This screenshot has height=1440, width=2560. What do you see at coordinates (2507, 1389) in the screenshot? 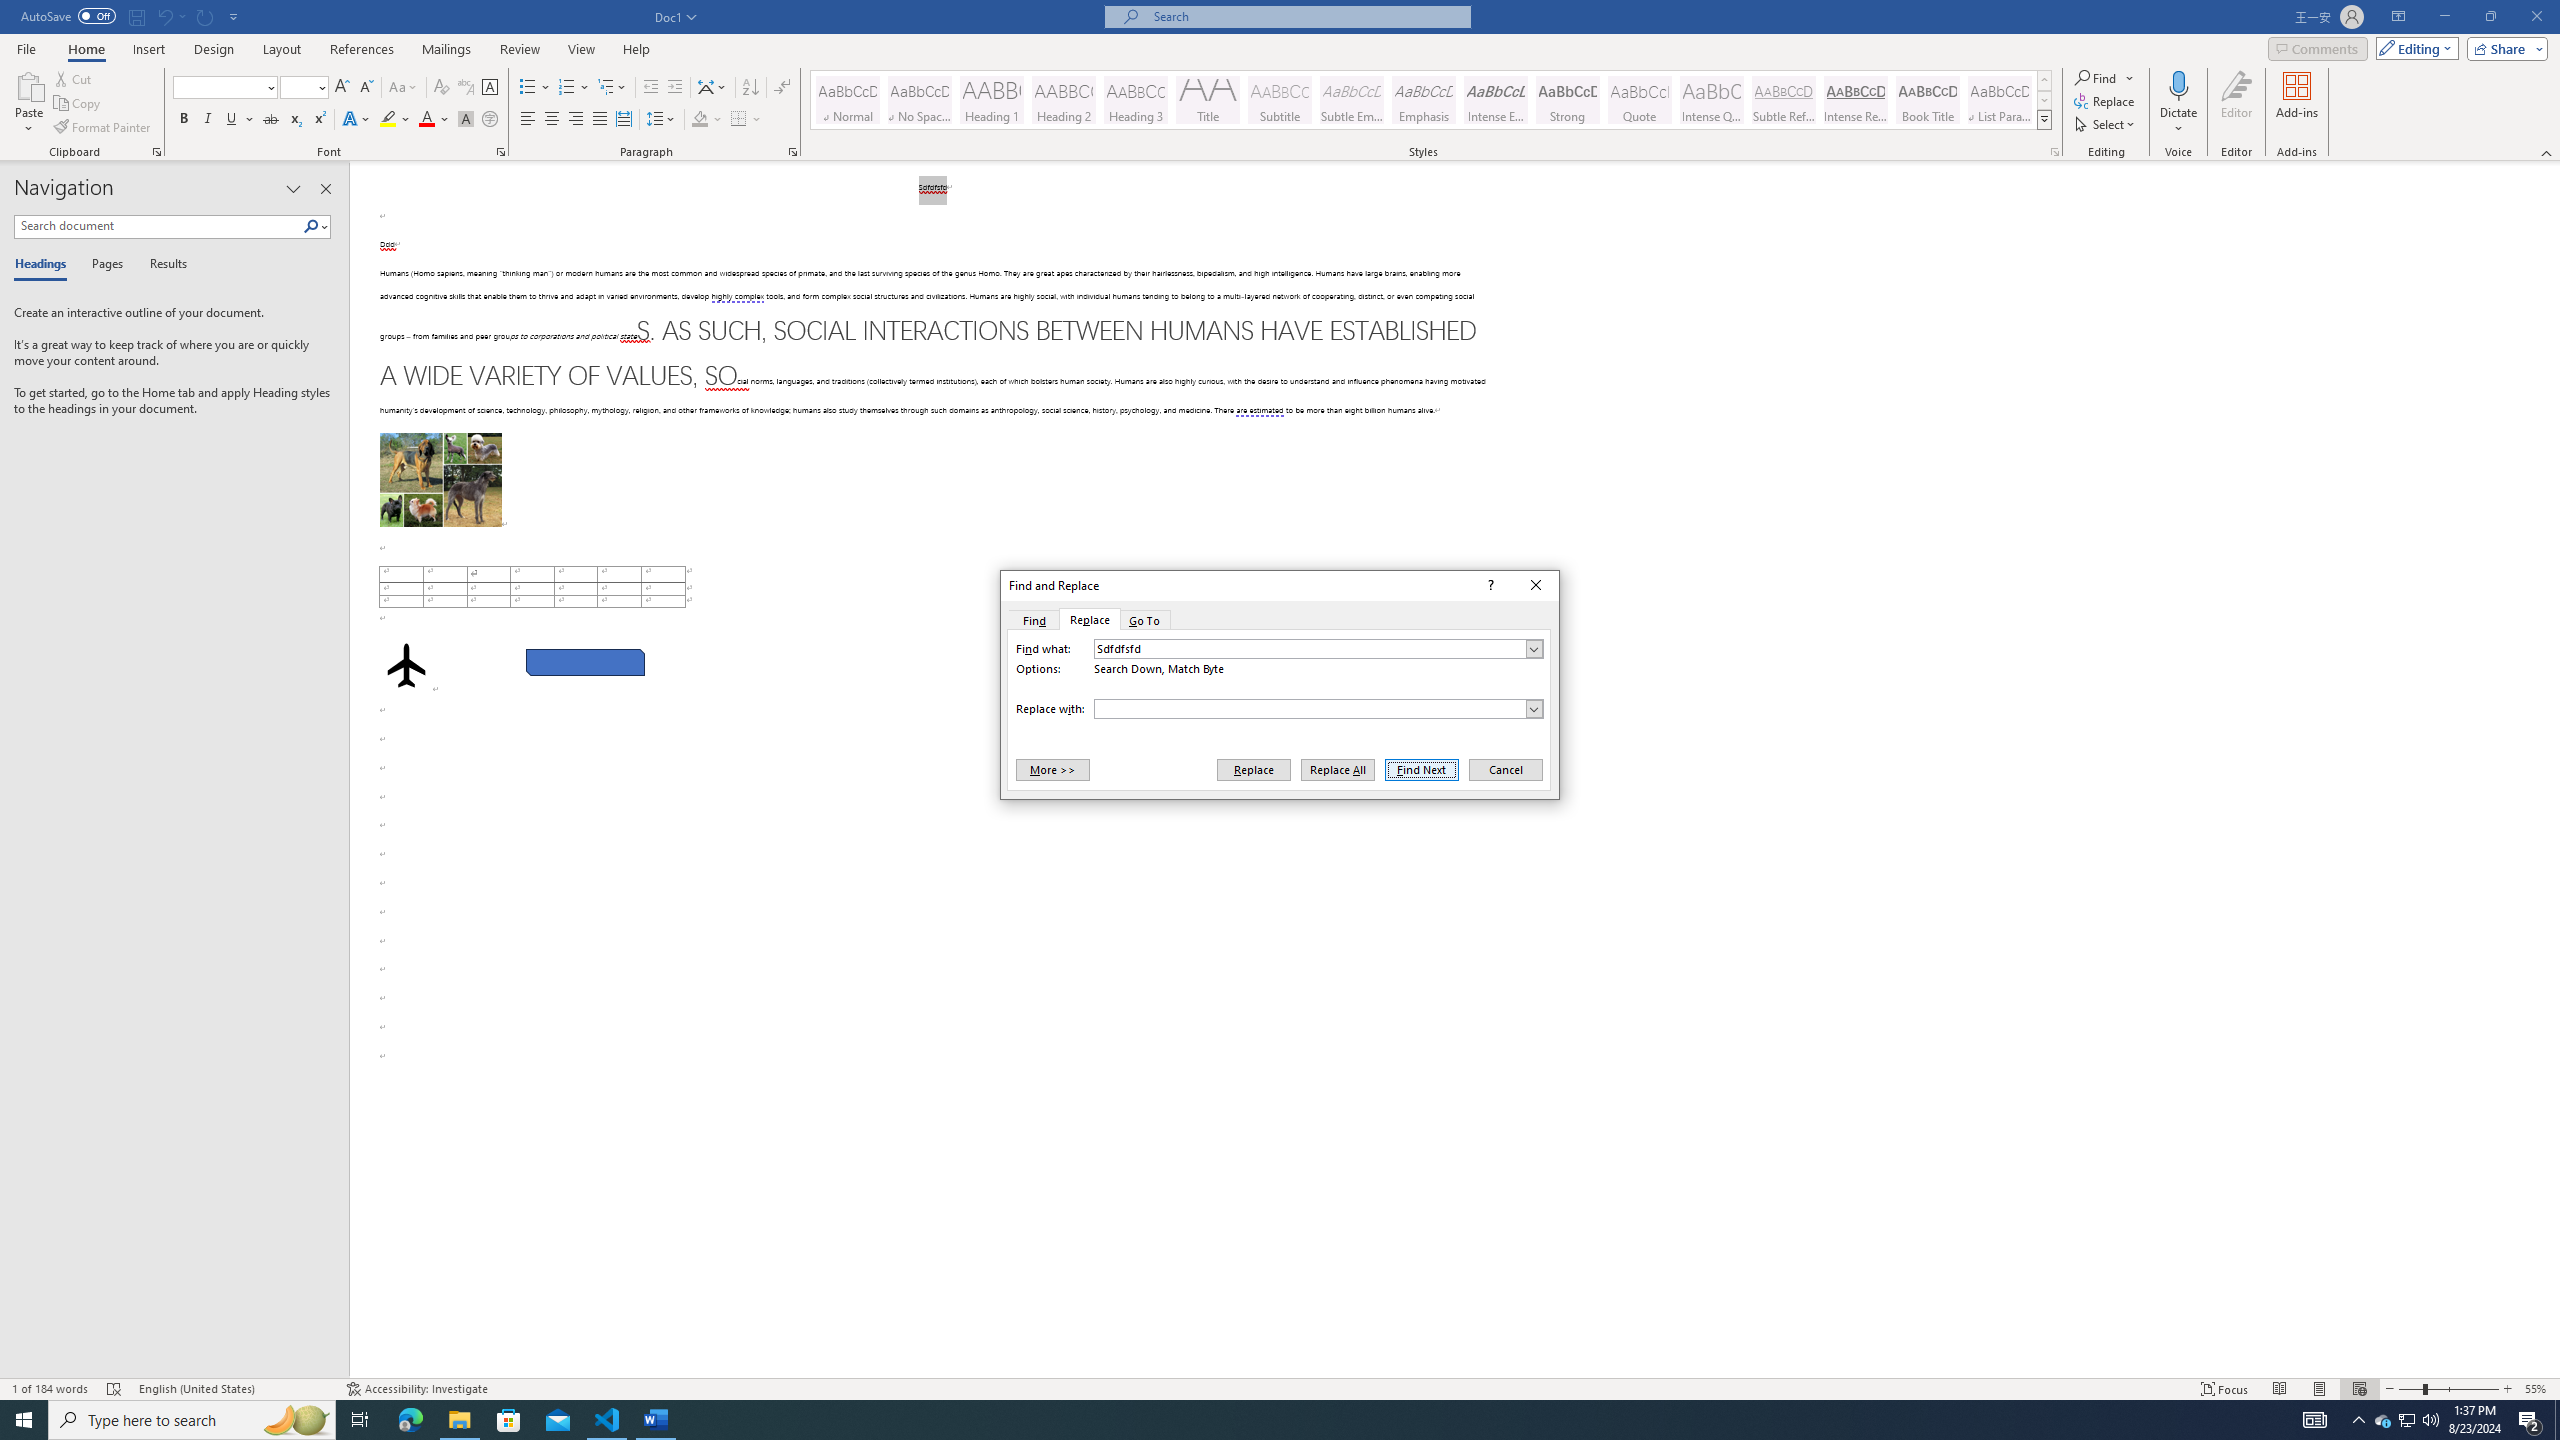
I see `'Zoom In'` at bounding box center [2507, 1389].